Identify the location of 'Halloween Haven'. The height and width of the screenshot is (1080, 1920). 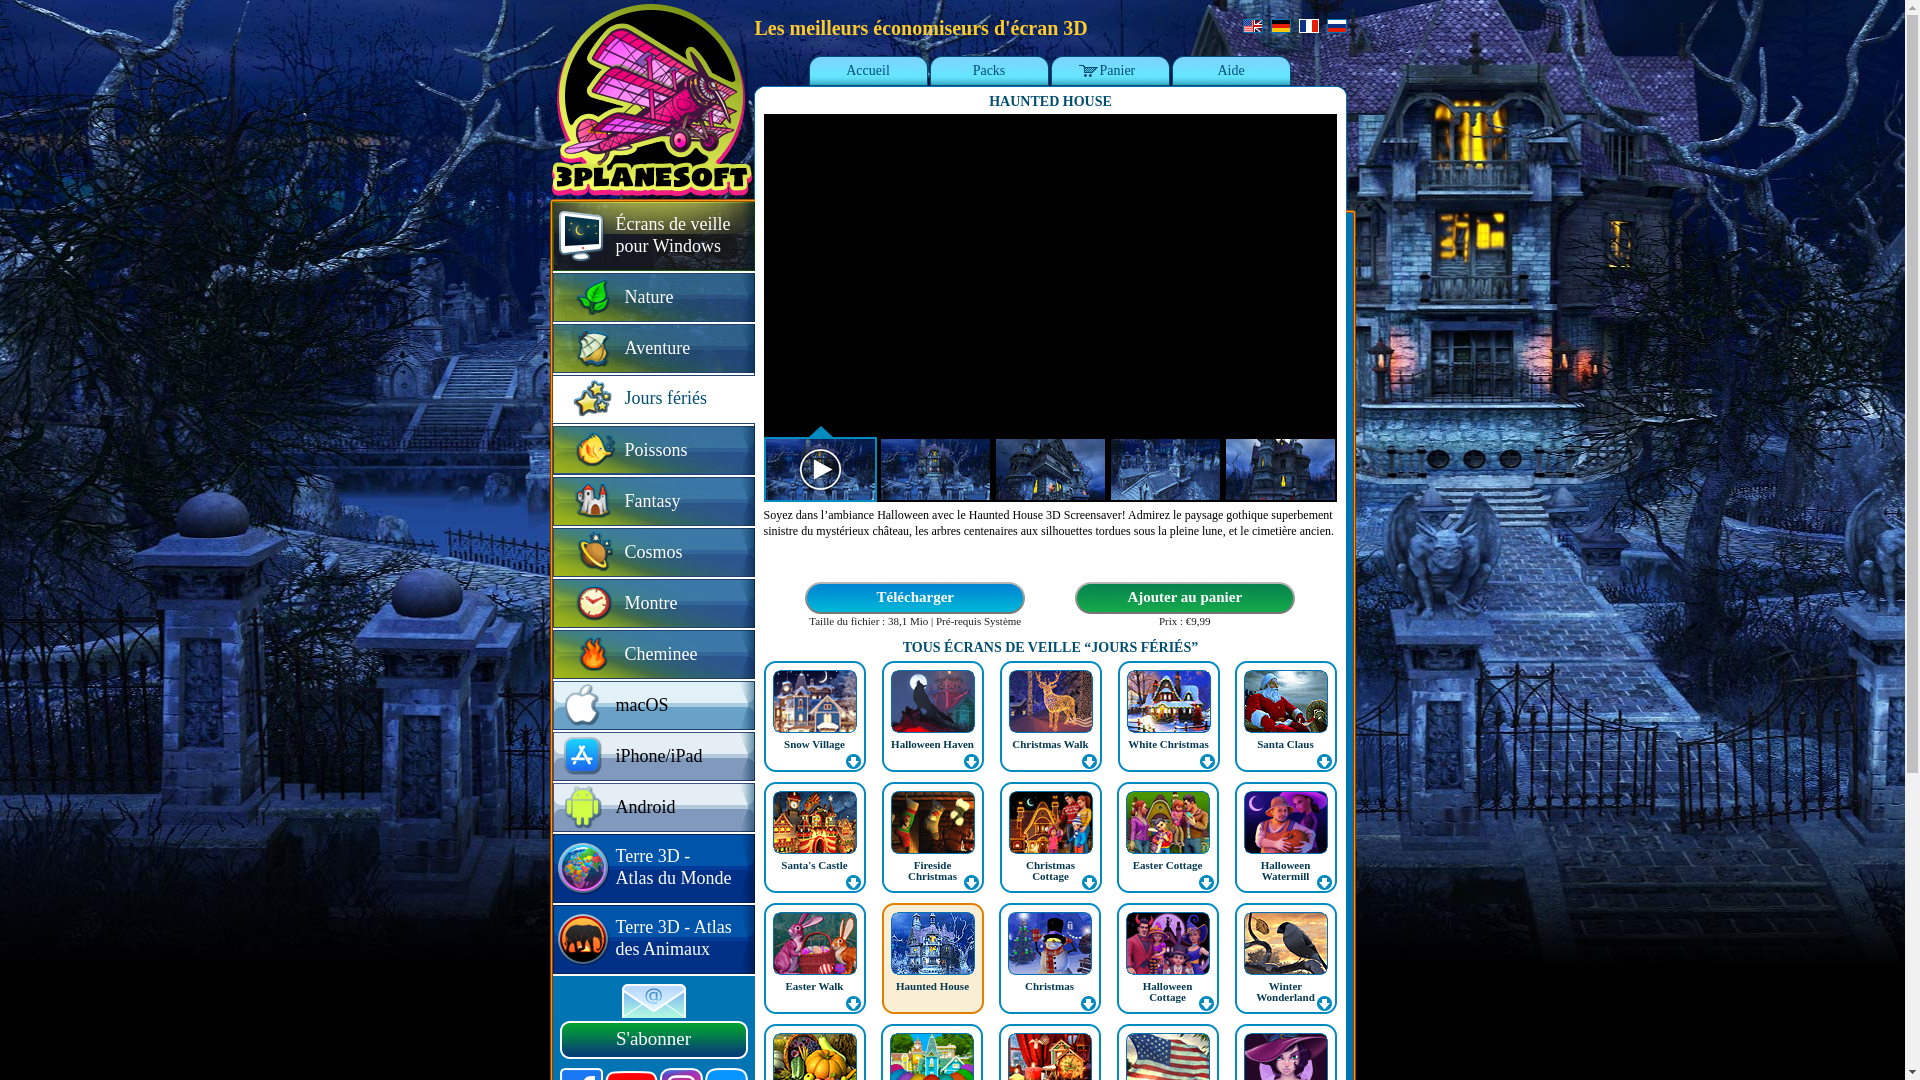
(931, 744).